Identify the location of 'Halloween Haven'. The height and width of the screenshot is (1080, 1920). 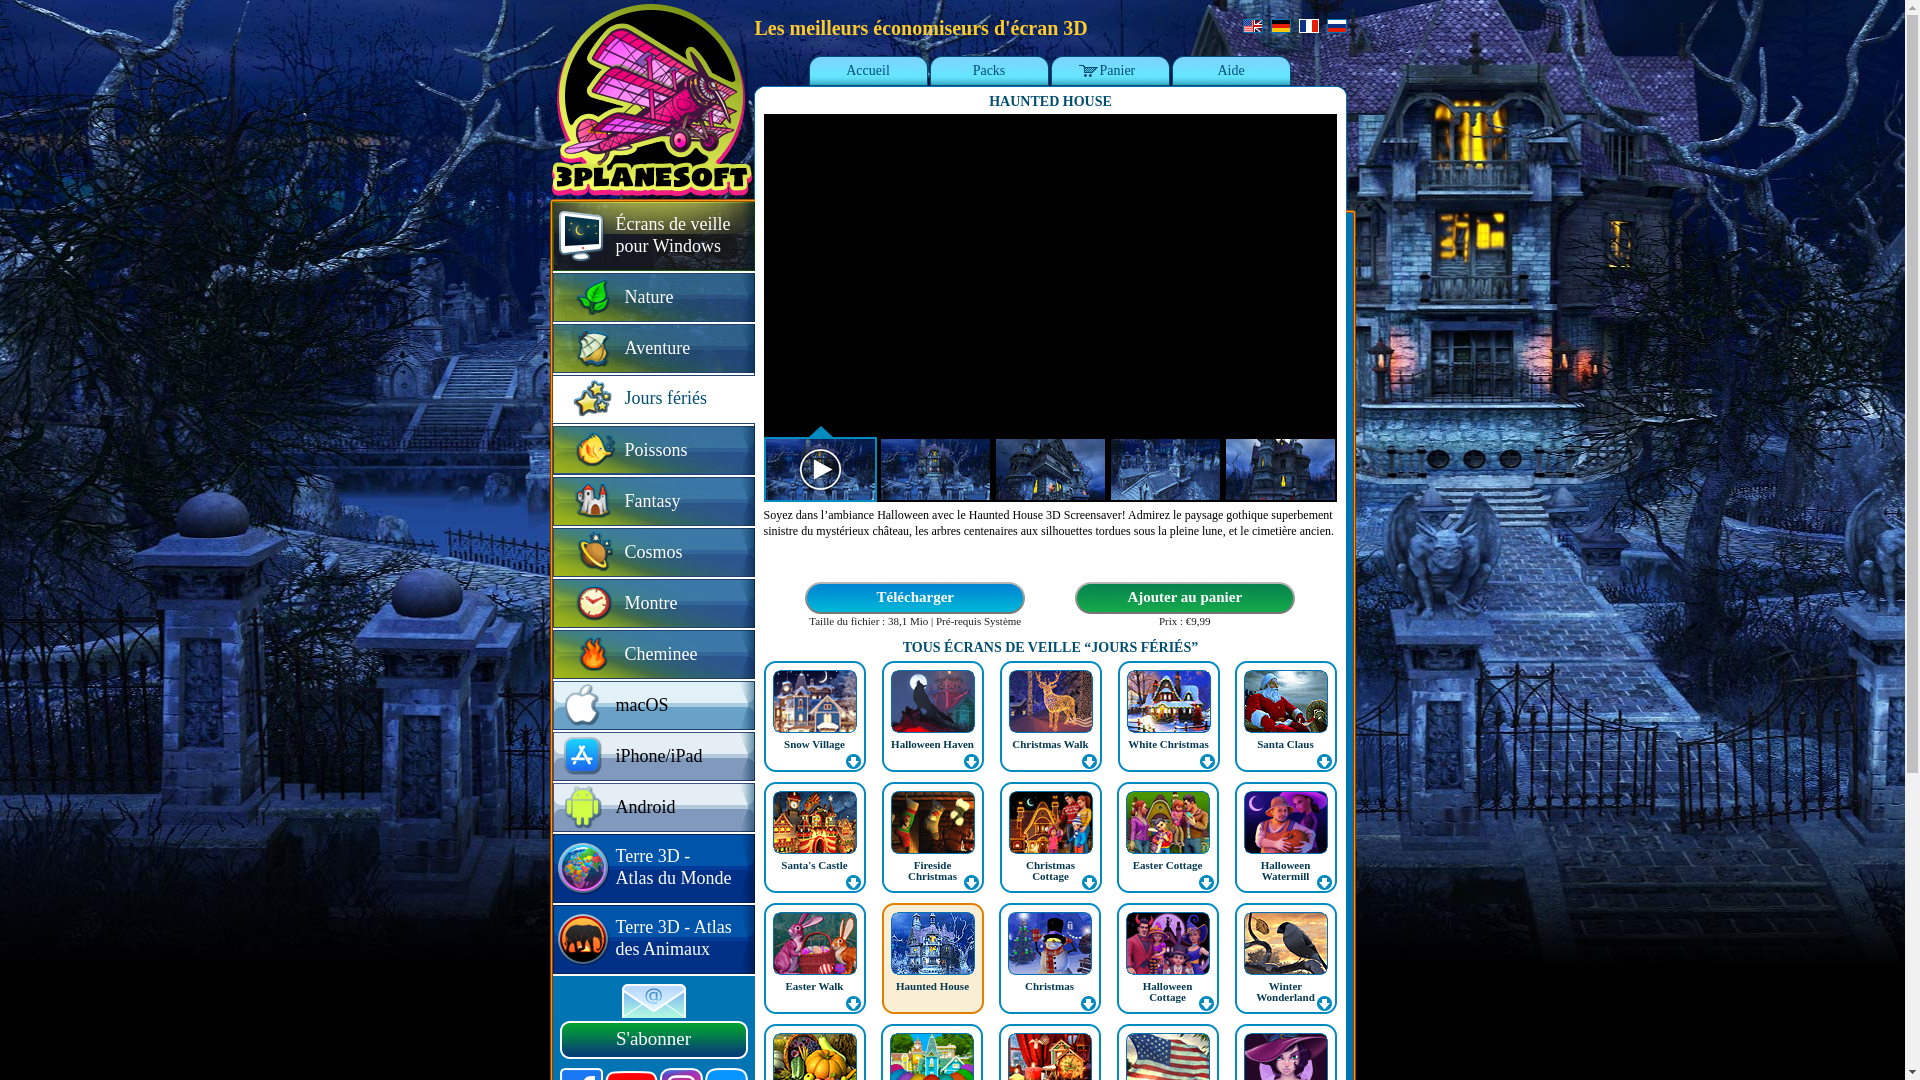
(931, 744).